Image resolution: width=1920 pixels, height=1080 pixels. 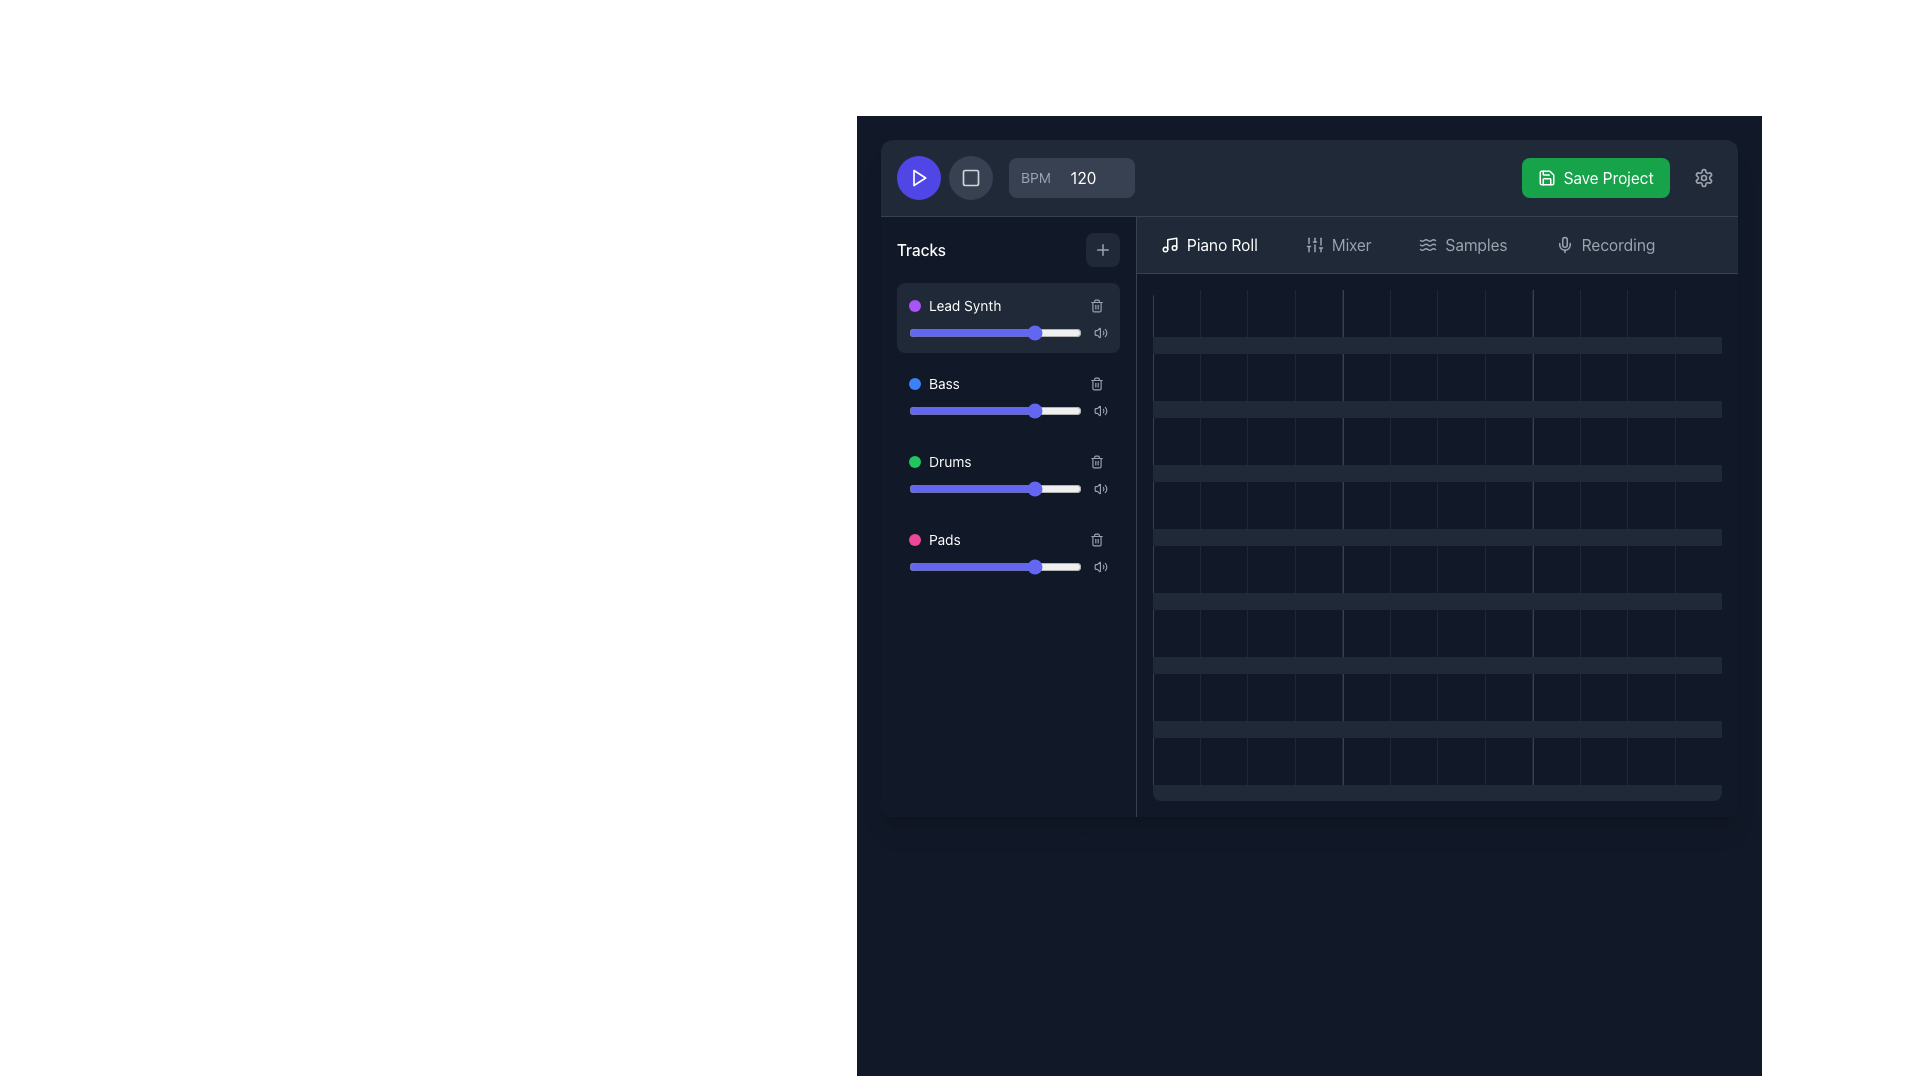 What do you see at coordinates (947, 410) in the screenshot?
I see `the slider` at bounding box center [947, 410].